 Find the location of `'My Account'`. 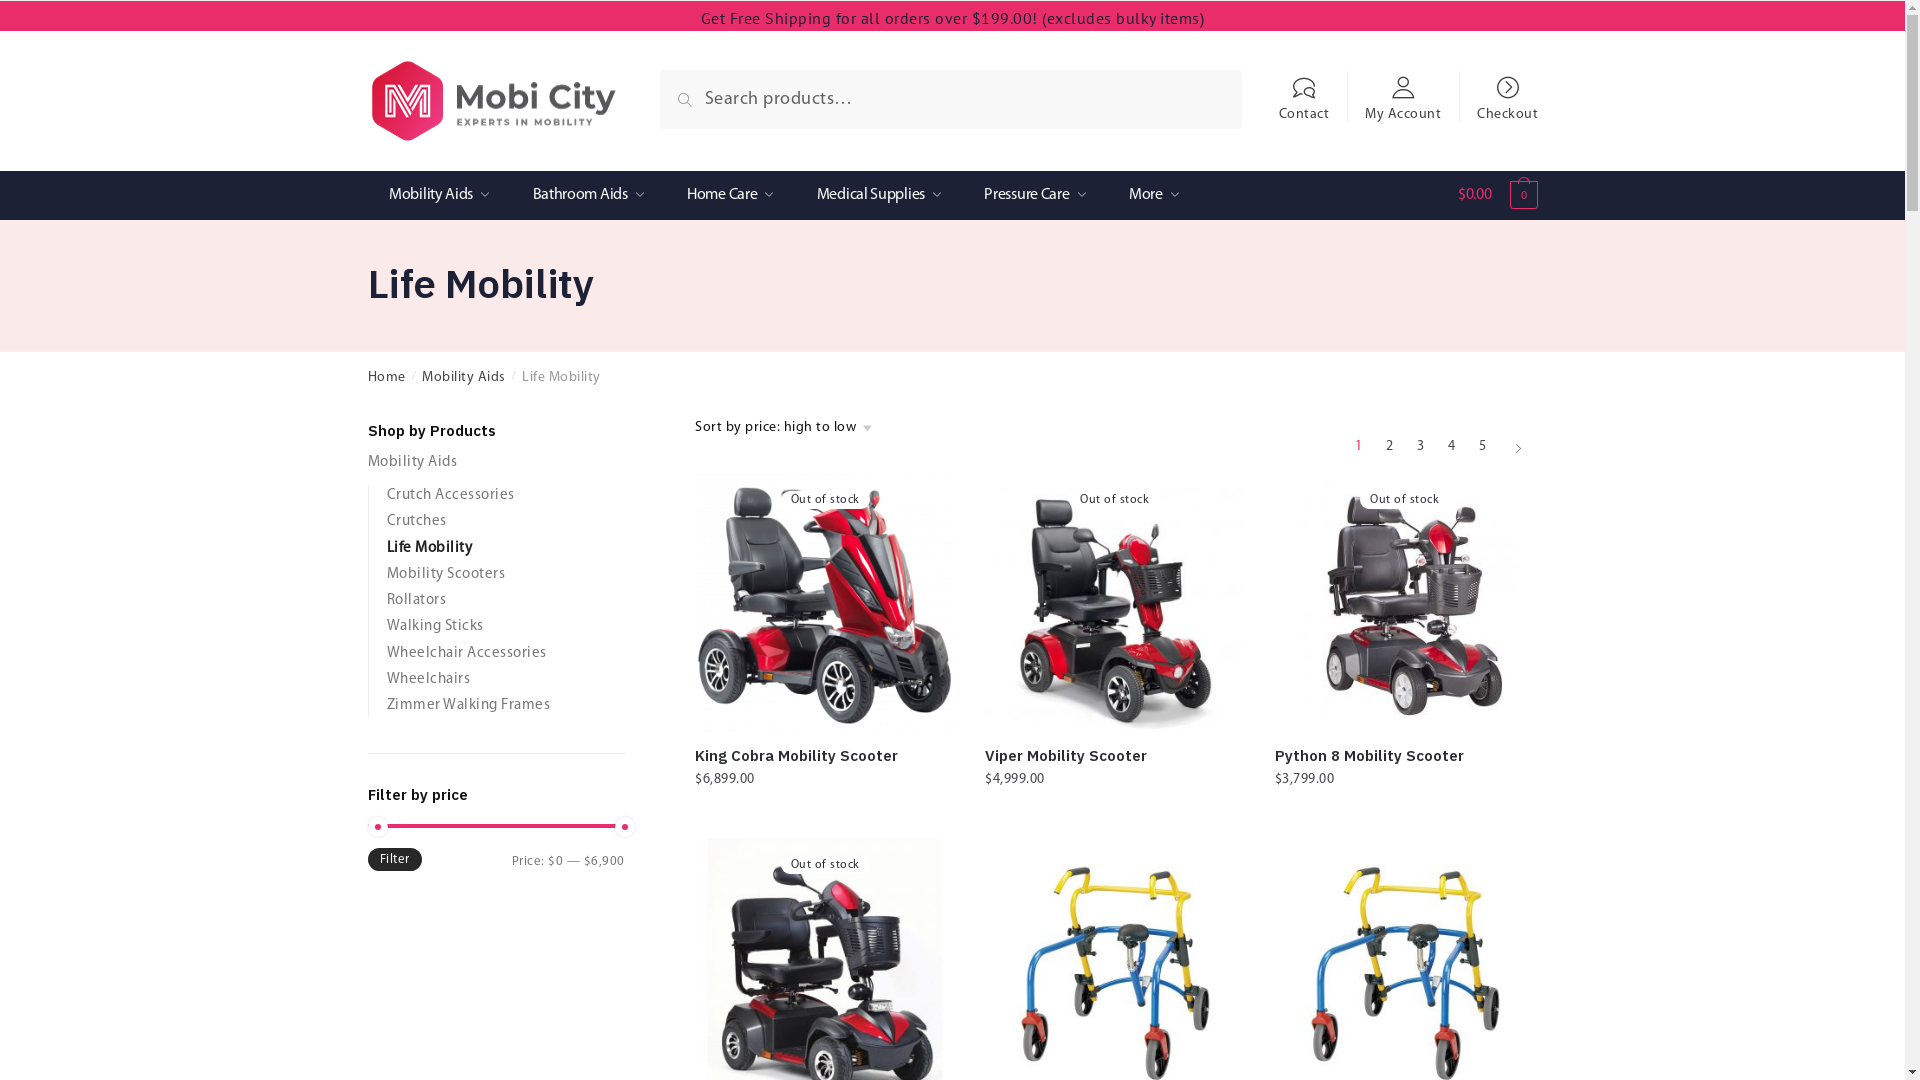

'My Account' is located at coordinates (1402, 88).